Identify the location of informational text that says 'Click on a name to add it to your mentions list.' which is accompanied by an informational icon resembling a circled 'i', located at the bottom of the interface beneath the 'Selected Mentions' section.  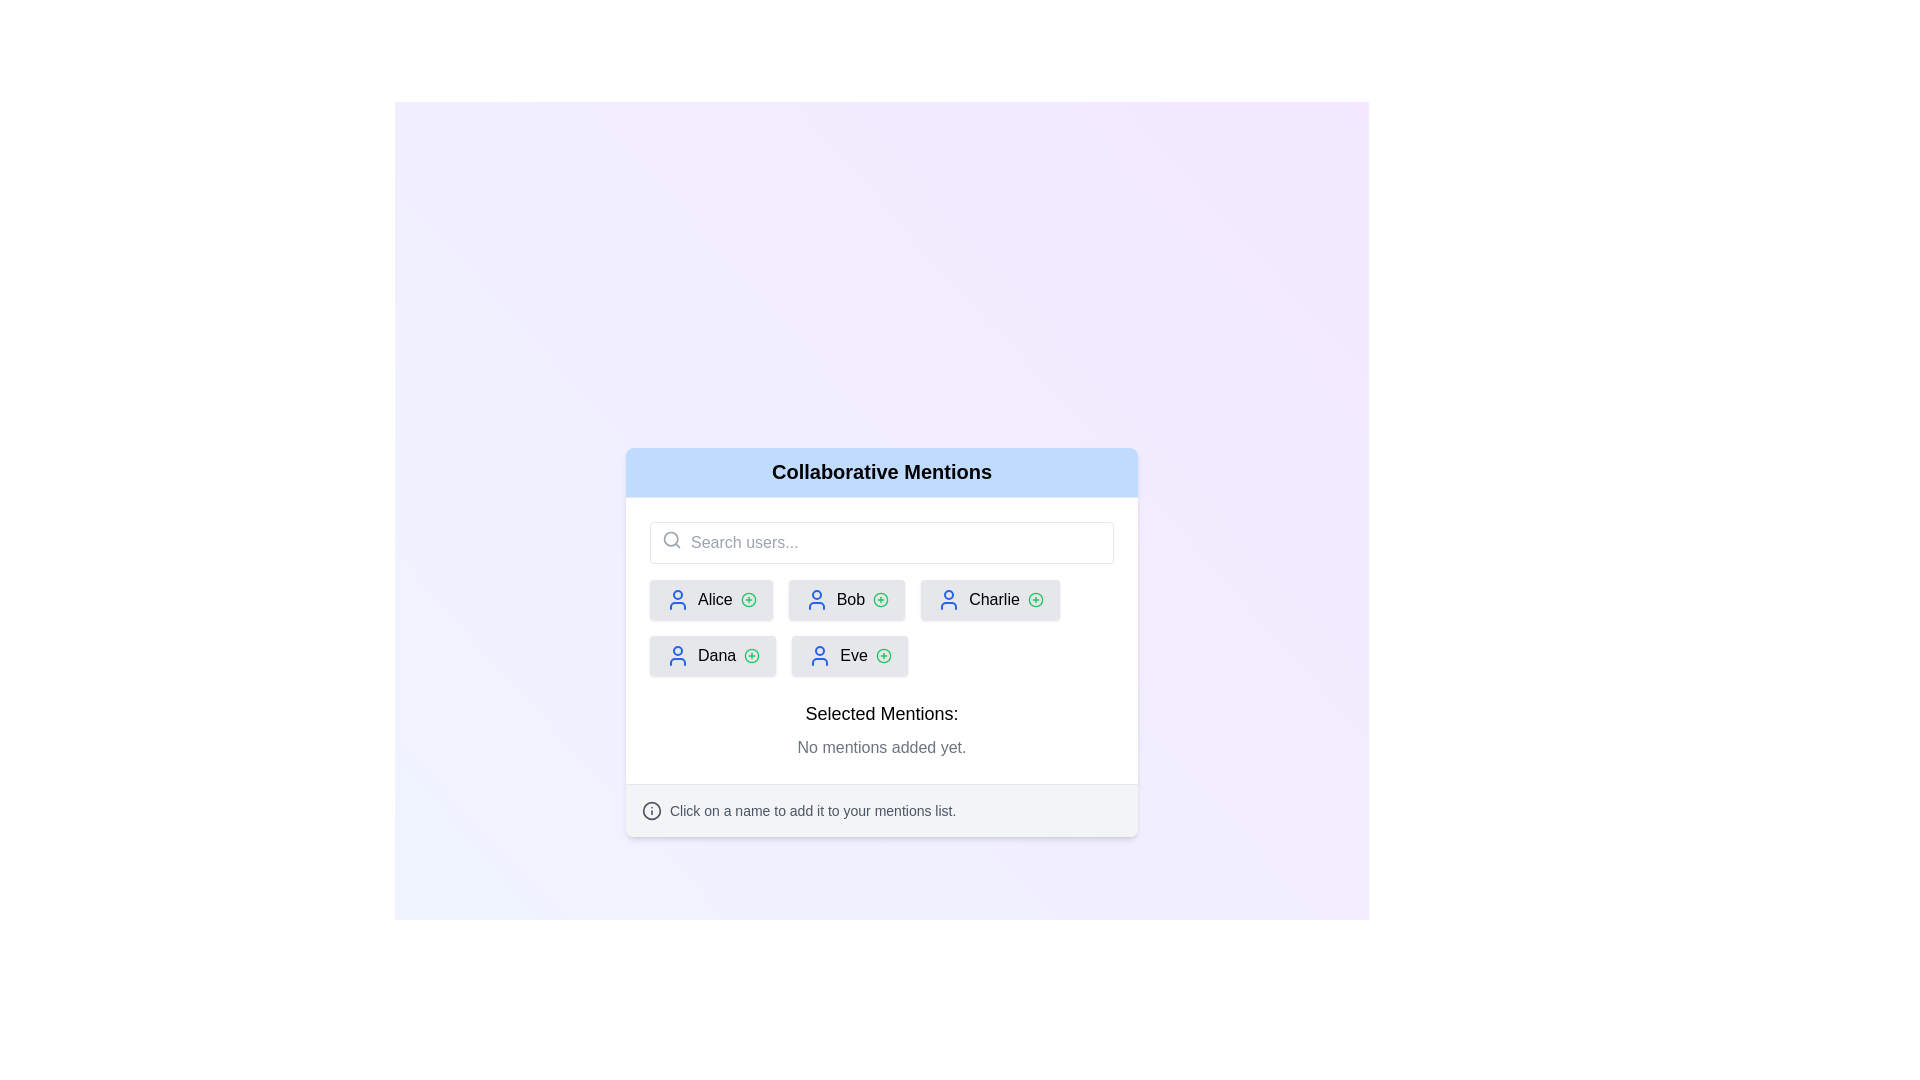
(881, 810).